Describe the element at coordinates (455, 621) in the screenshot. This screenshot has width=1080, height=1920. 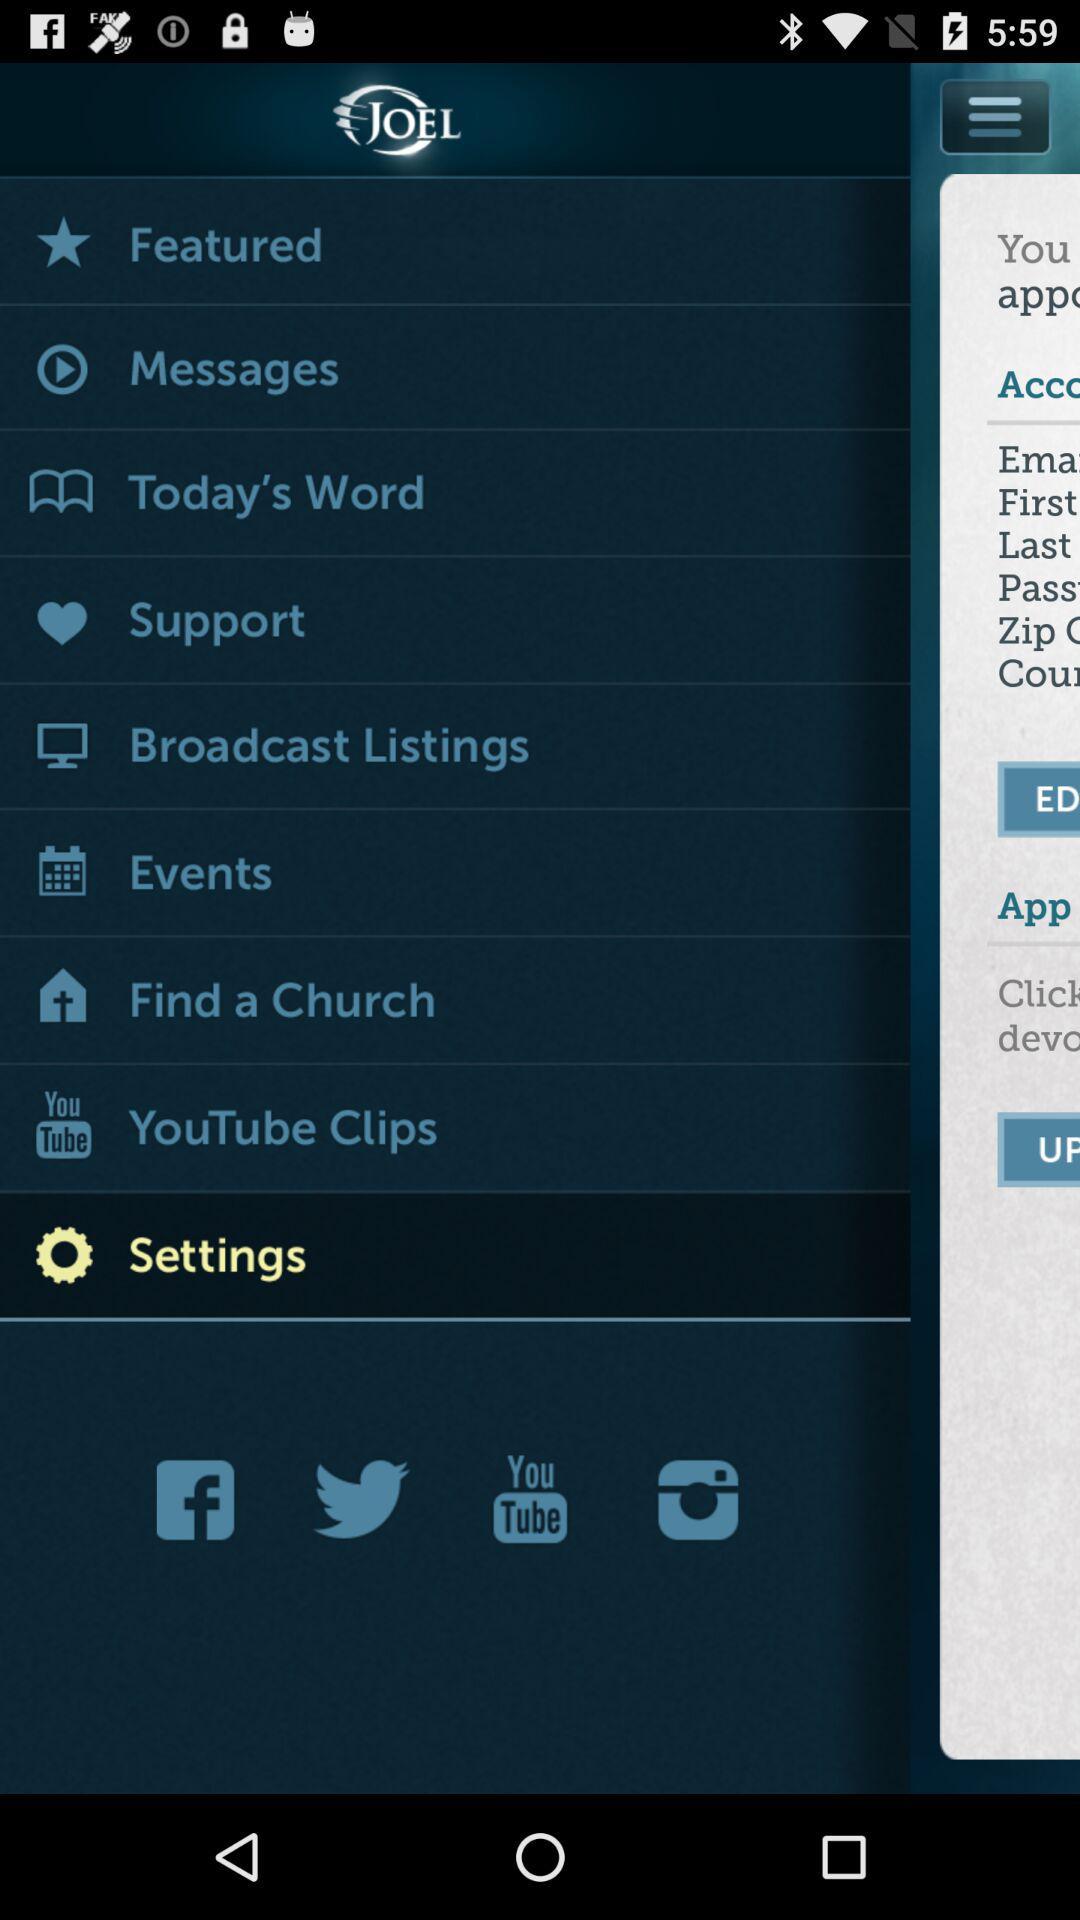
I see `support` at that location.